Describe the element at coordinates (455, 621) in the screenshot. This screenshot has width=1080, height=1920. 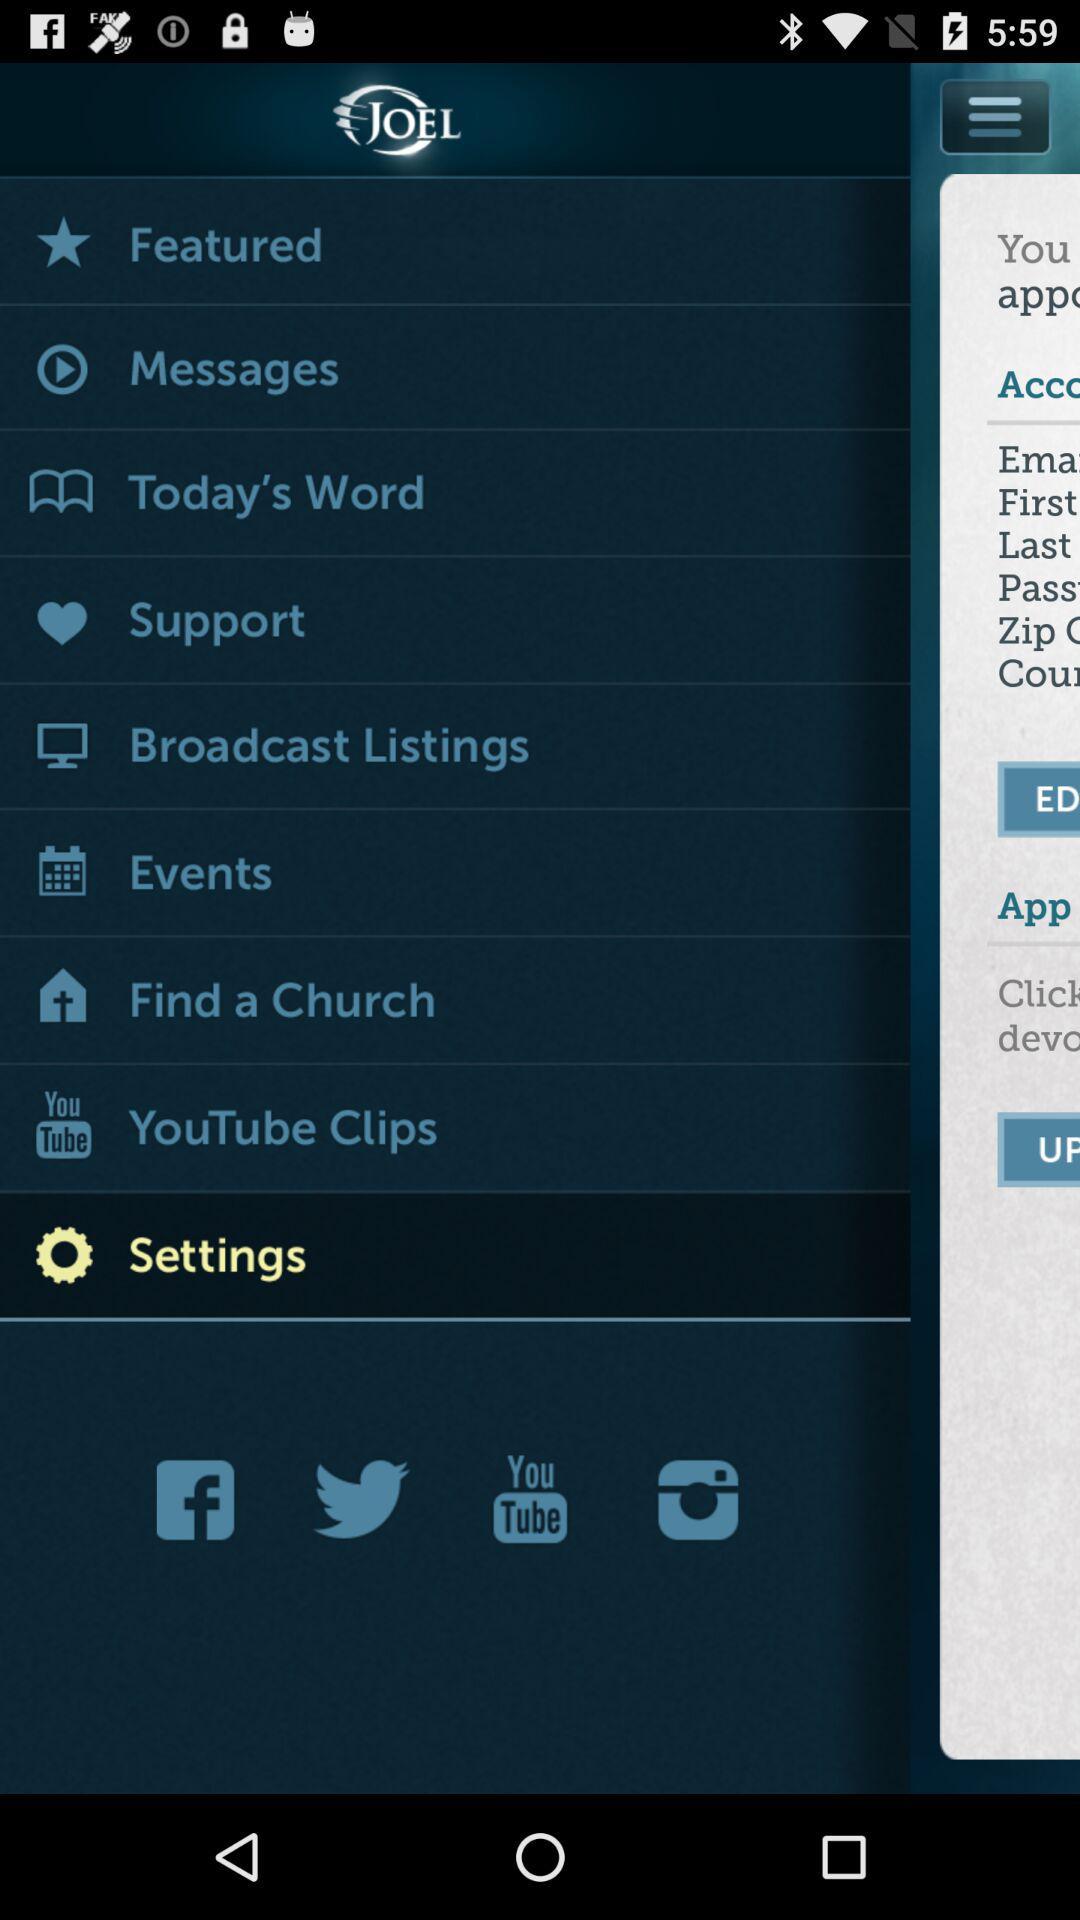
I see `support` at that location.